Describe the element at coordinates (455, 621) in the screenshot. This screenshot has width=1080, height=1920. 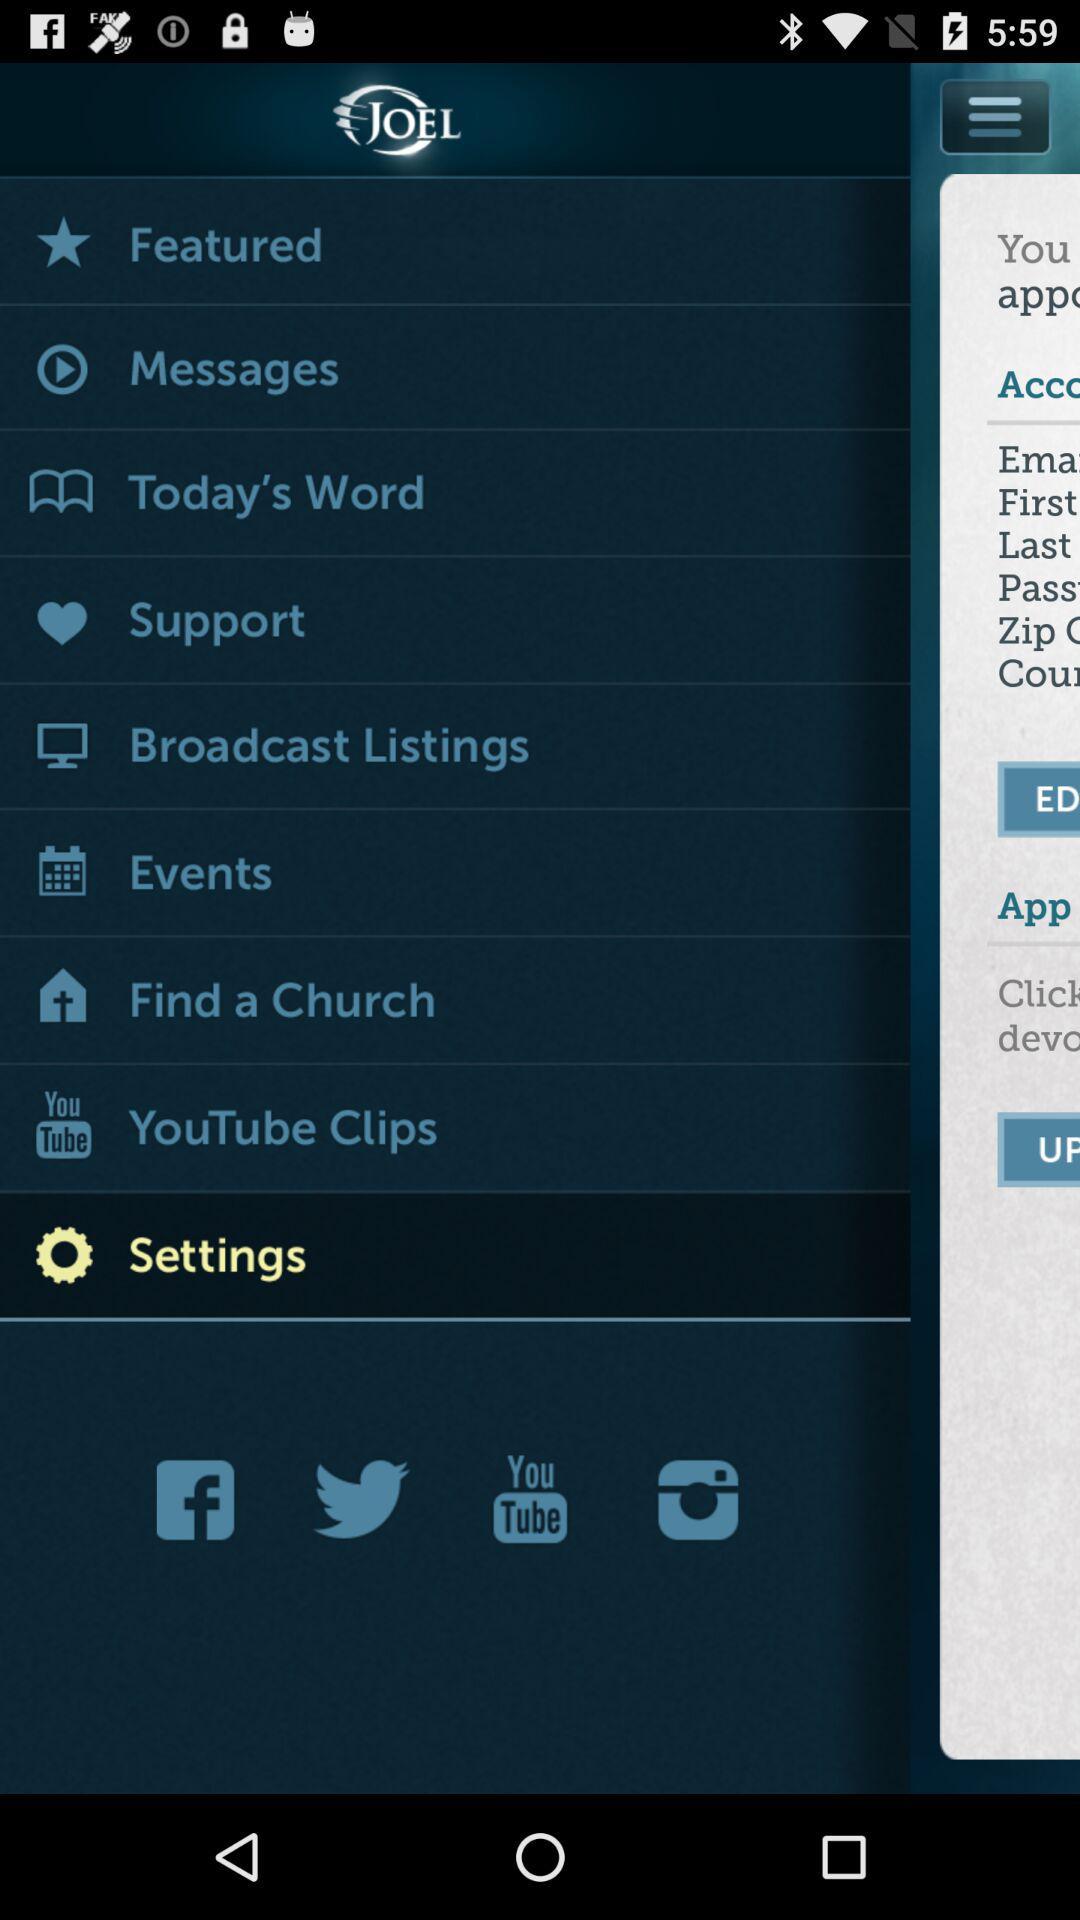
I see `support` at that location.